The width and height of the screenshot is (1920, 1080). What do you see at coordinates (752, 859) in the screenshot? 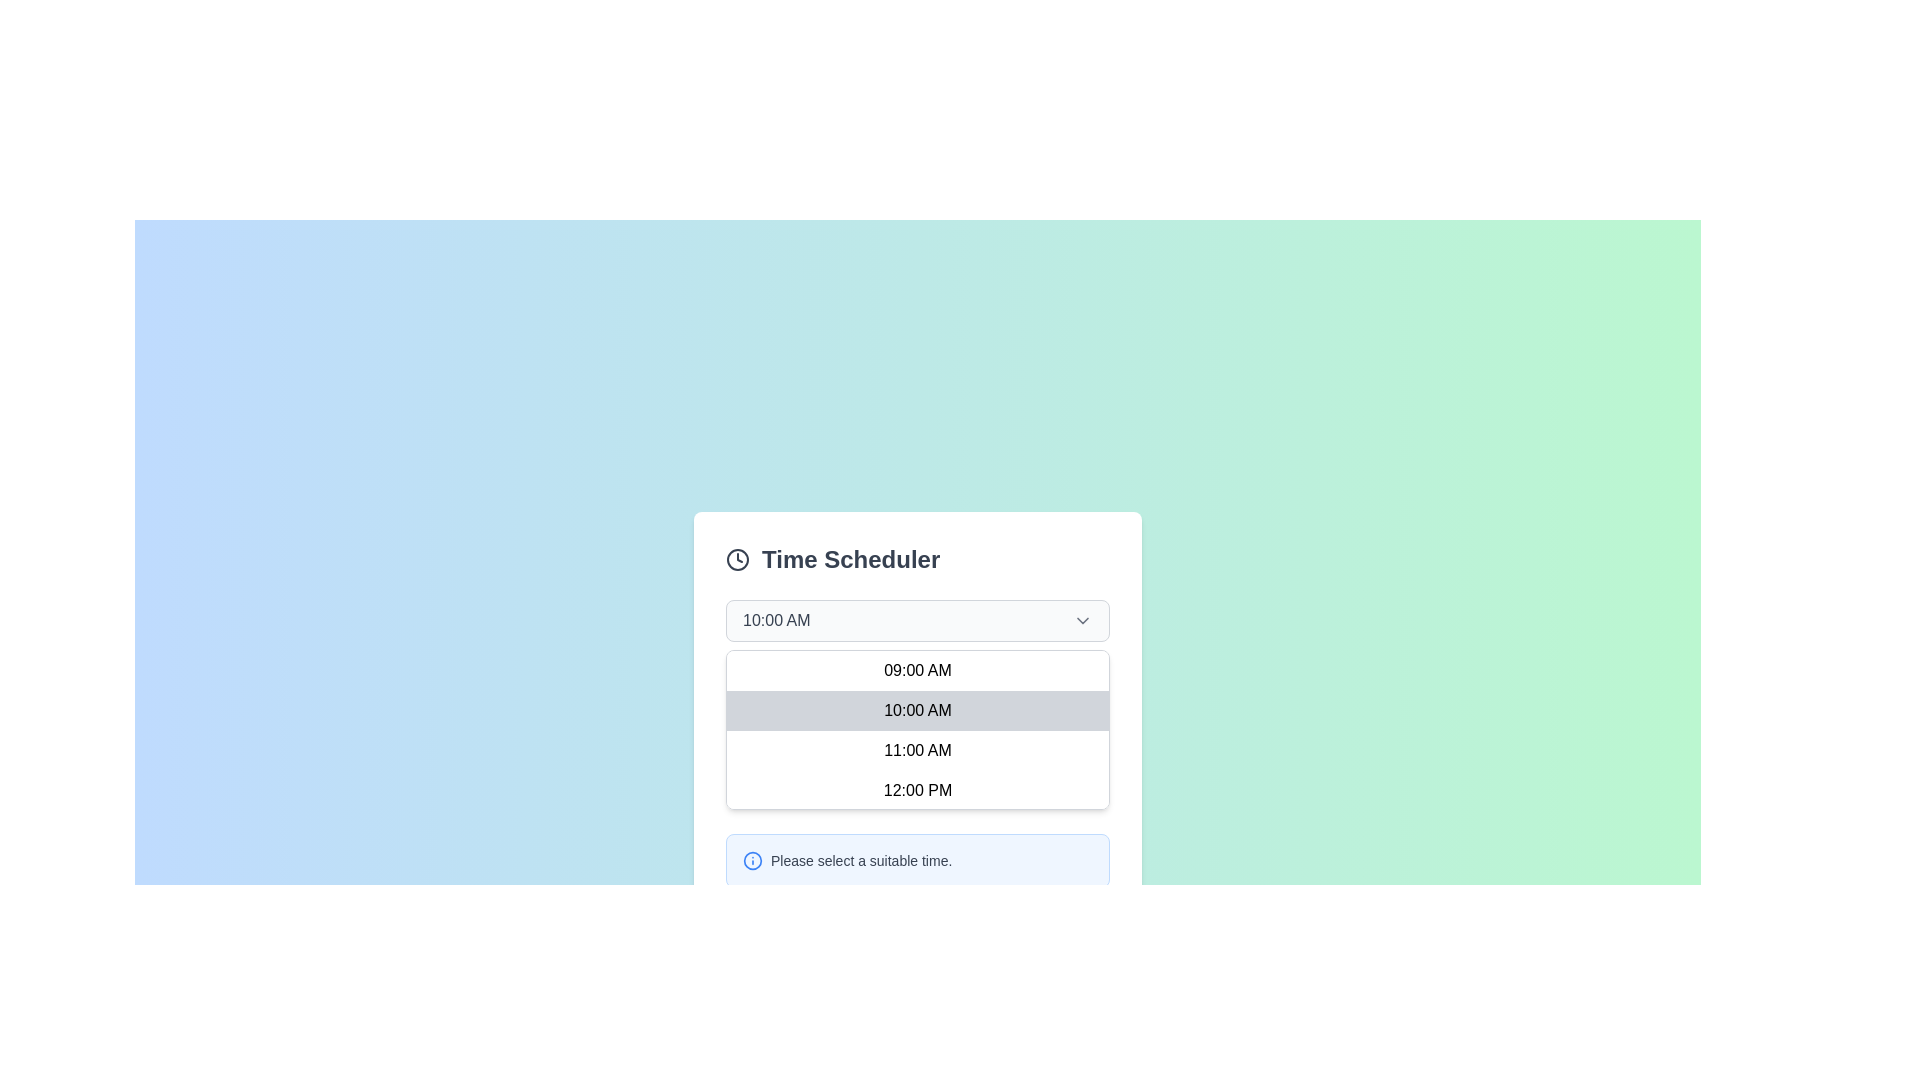
I see `the circular 'info' icon that indicates additional information related to the message 'Please select a suitable time.'` at bounding box center [752, 859].